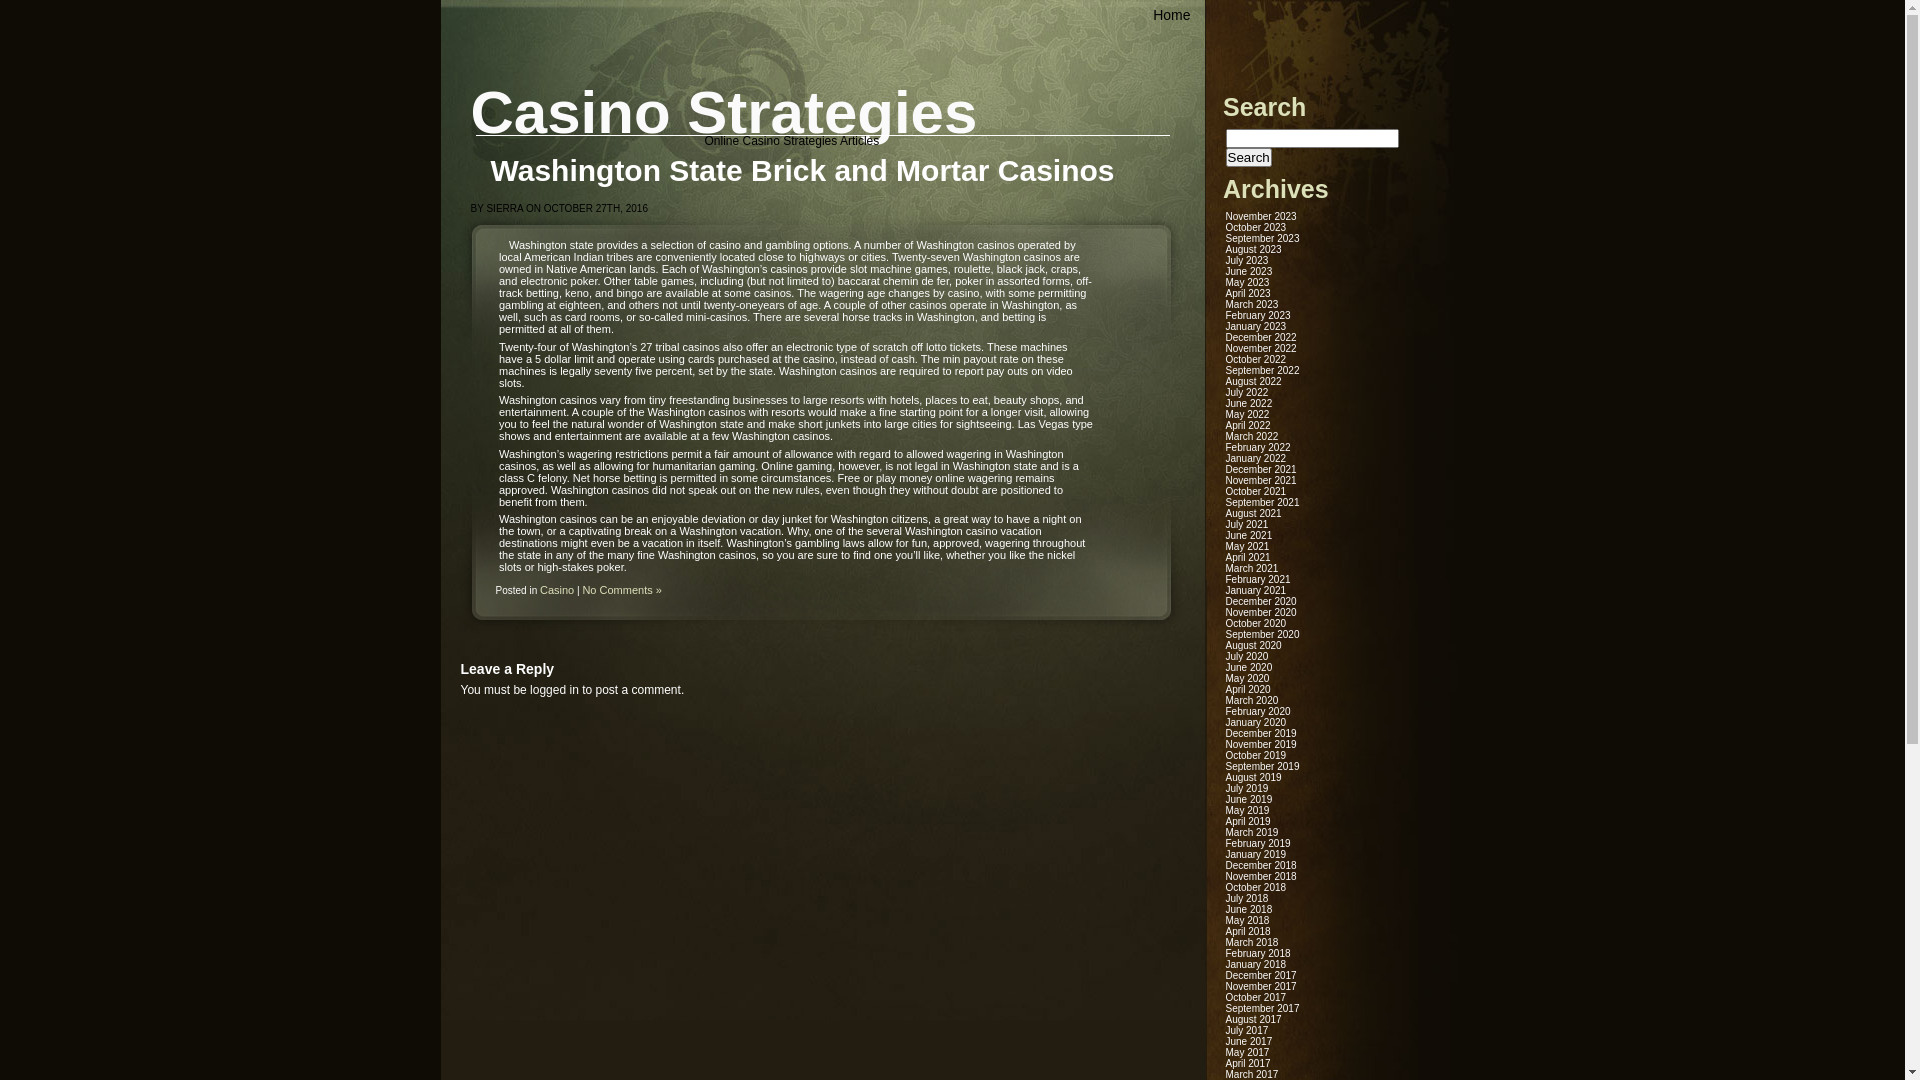 The height and width of the screenshot is (1080, 1920). Describe the element at coordinates (1261, 237) in the screenshot. I see `'September 2023'` at that location.